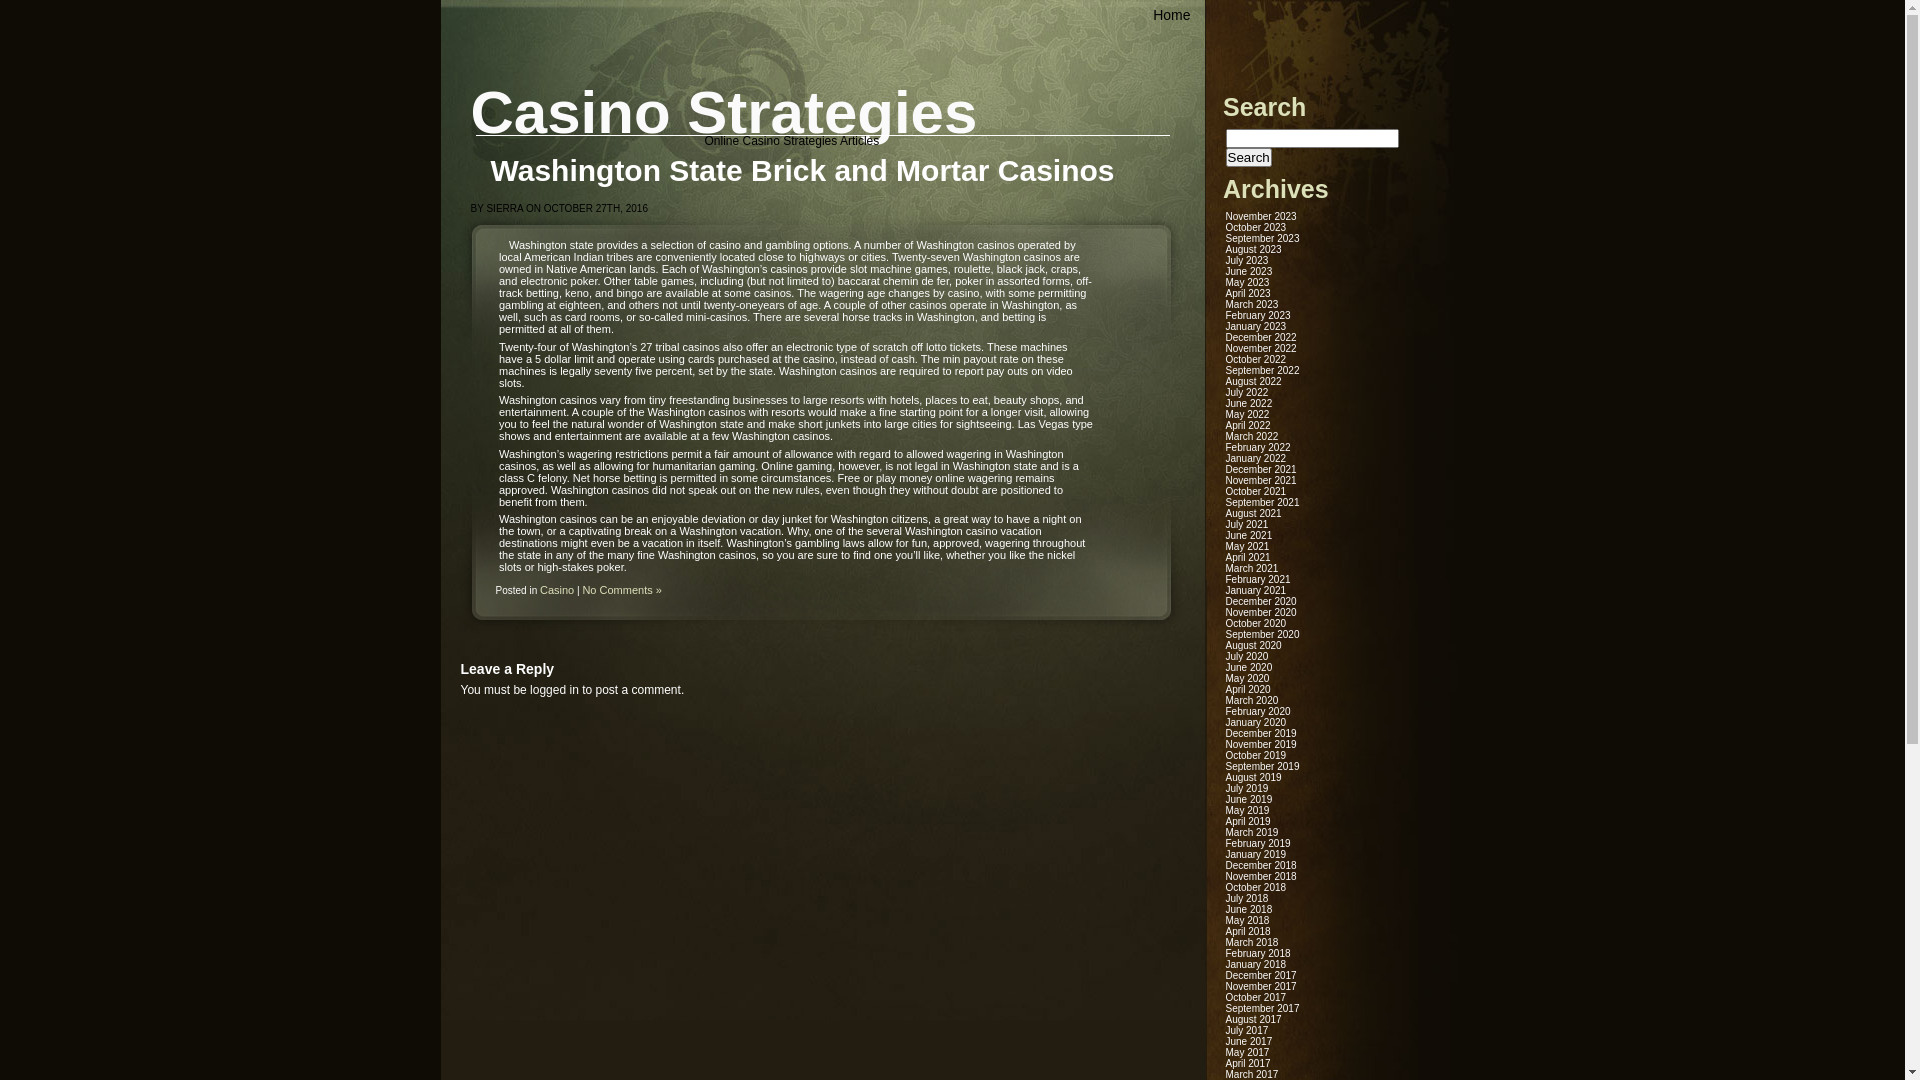 The height and width of the screenshot is (1080, 1920). Describe the element at coordinates (1261, 237) in the screenshot. I see `'September 2023'` at that location.